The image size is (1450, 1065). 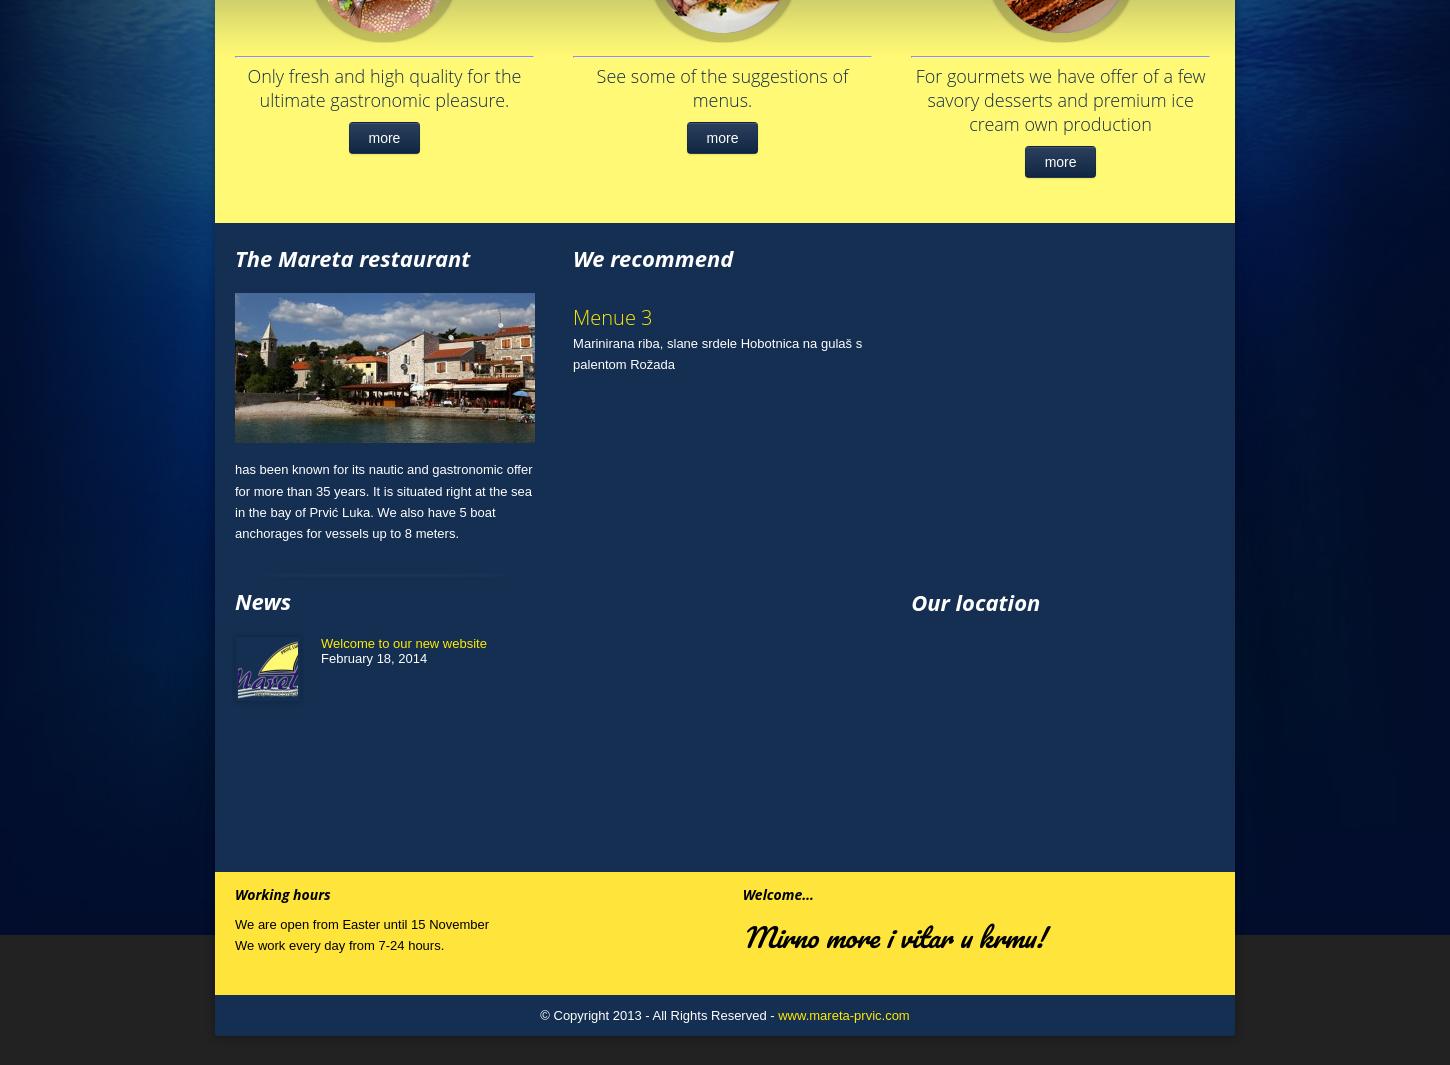 What do you see at coordinates (975, 600) in the screenshot?
I see `'Our location'` at bounding box center [975, 600].